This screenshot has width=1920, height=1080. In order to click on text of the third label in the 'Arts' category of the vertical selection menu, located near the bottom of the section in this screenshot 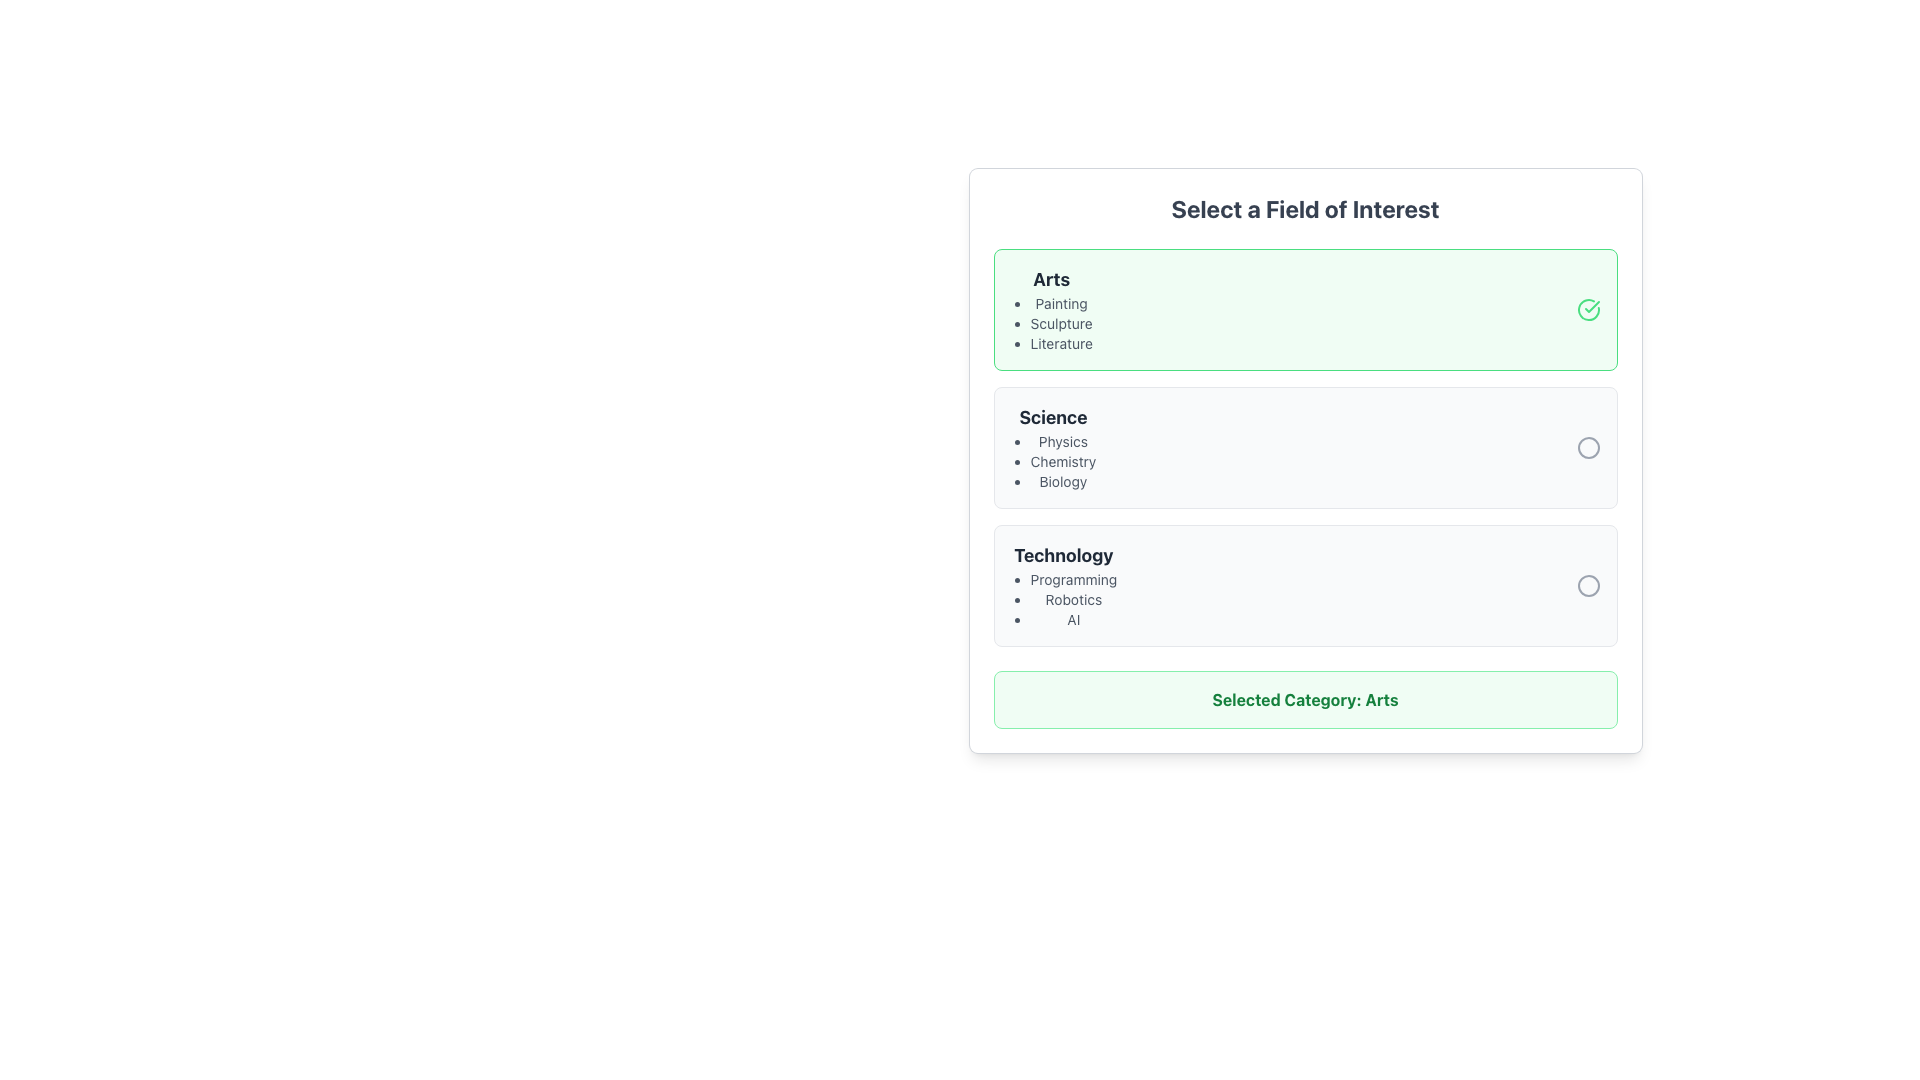, I will do `click(1060, 342)`.